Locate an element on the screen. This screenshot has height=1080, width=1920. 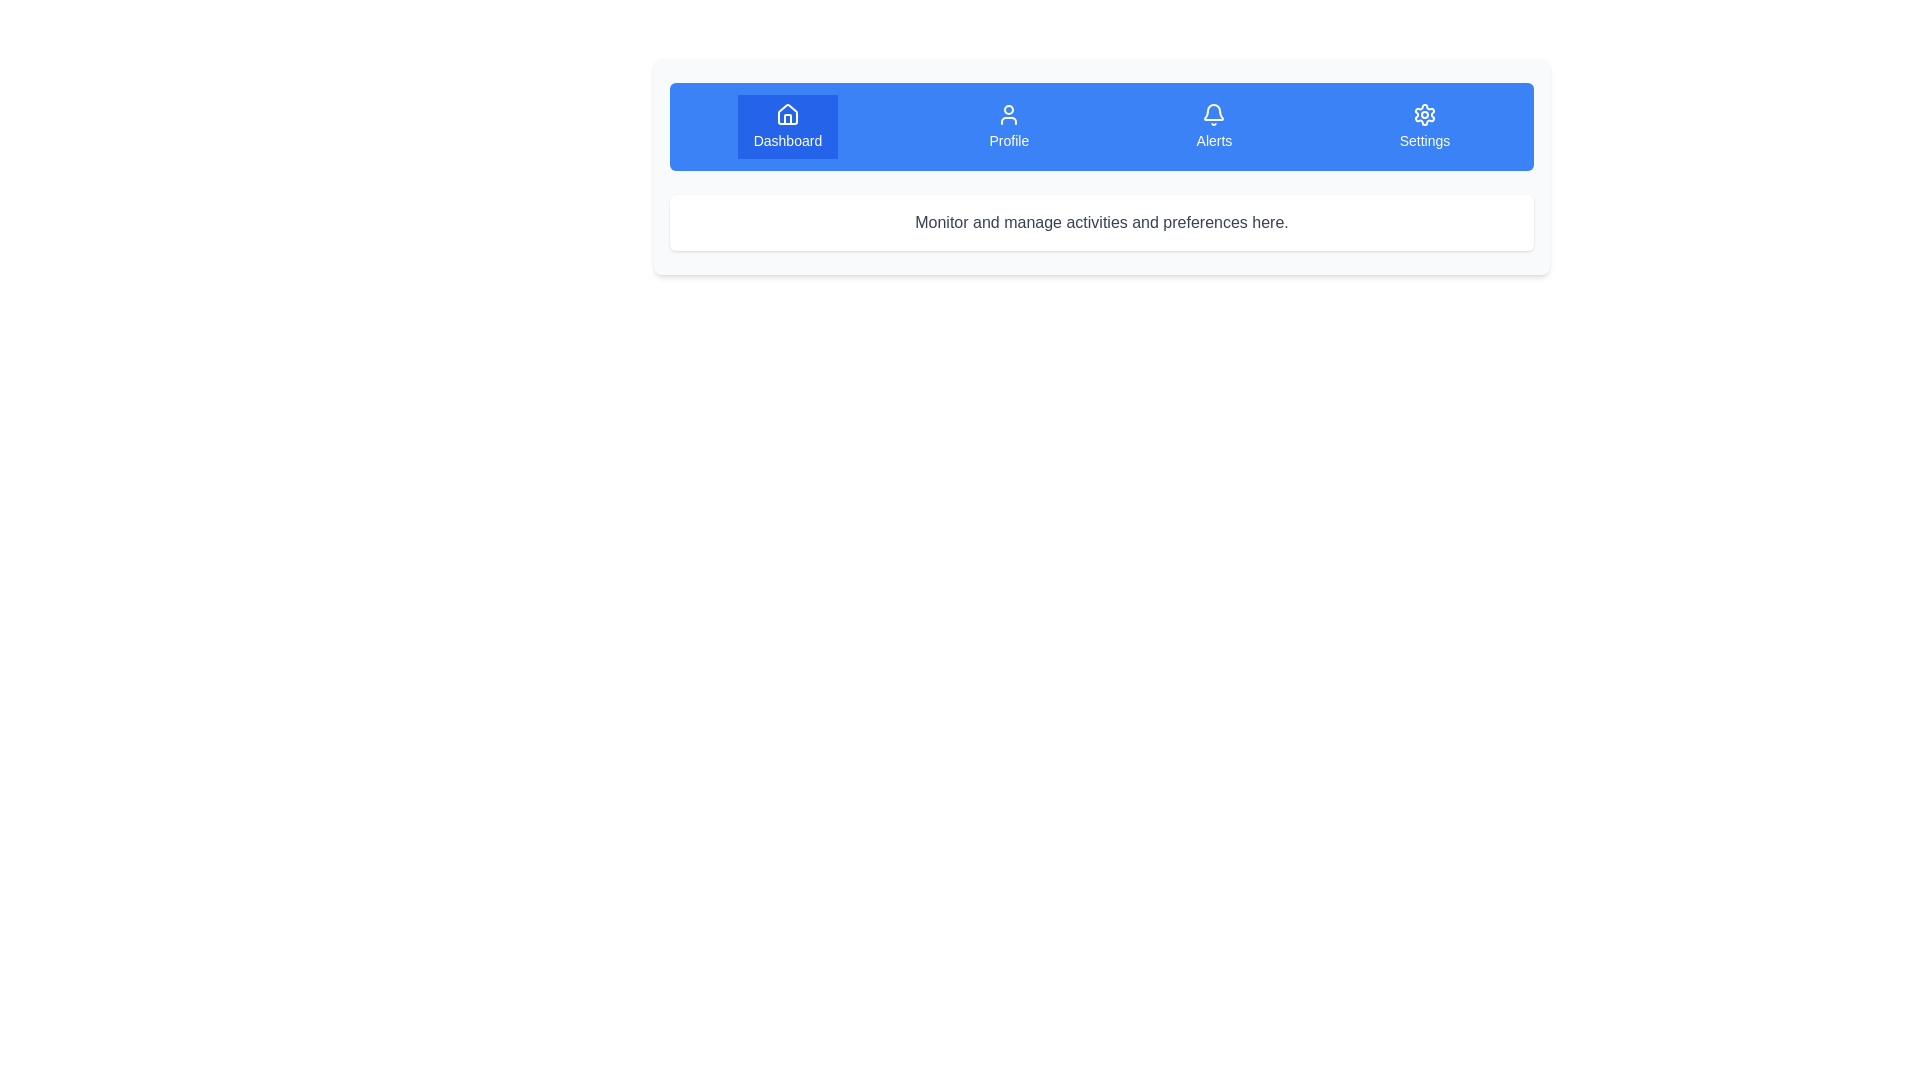
the 'Dashboard' button, which is a rectangular button with a blue background, white text, and an icon resembling a house at the top center is located at coordinates (786, 127).